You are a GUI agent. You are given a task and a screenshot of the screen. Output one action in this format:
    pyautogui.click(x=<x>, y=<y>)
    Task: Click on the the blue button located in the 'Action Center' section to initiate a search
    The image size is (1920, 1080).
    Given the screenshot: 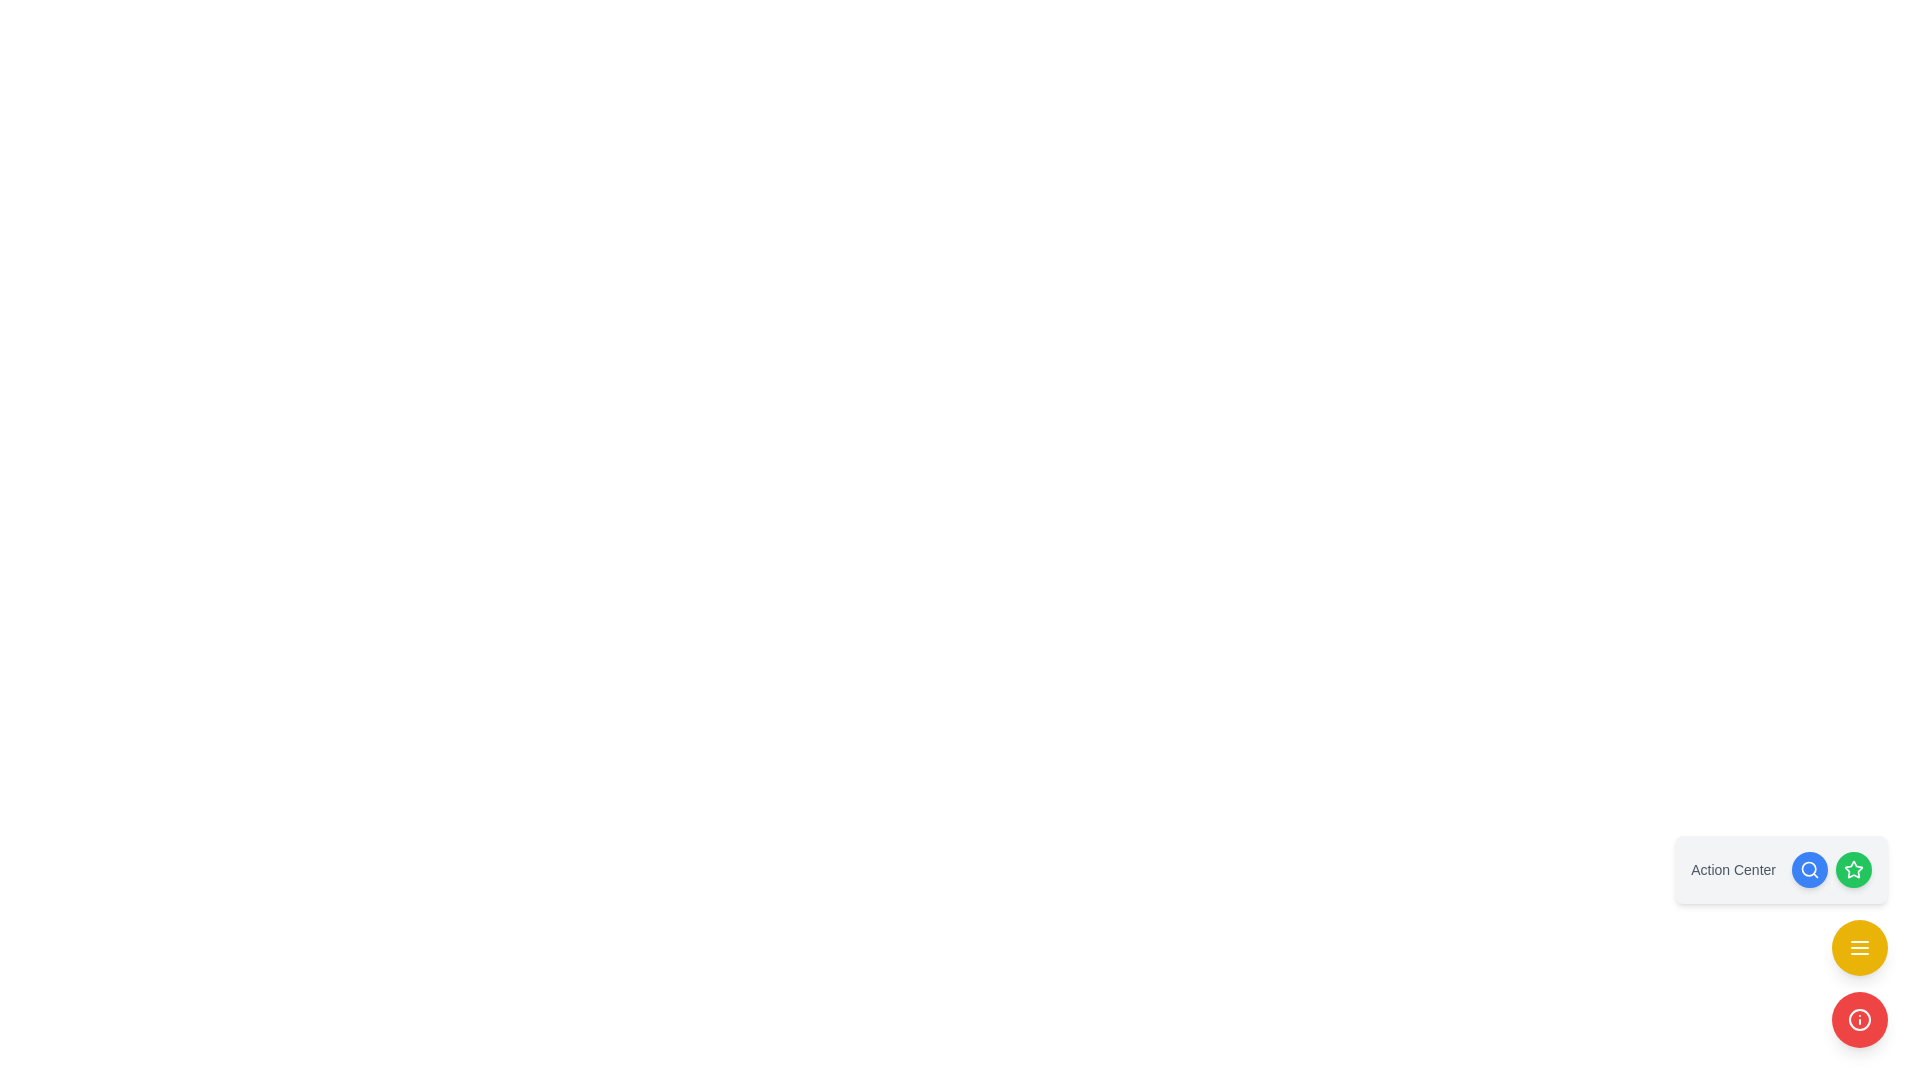 What is the action you would take?
    pyautogui.click(x=1832, y=869)
    